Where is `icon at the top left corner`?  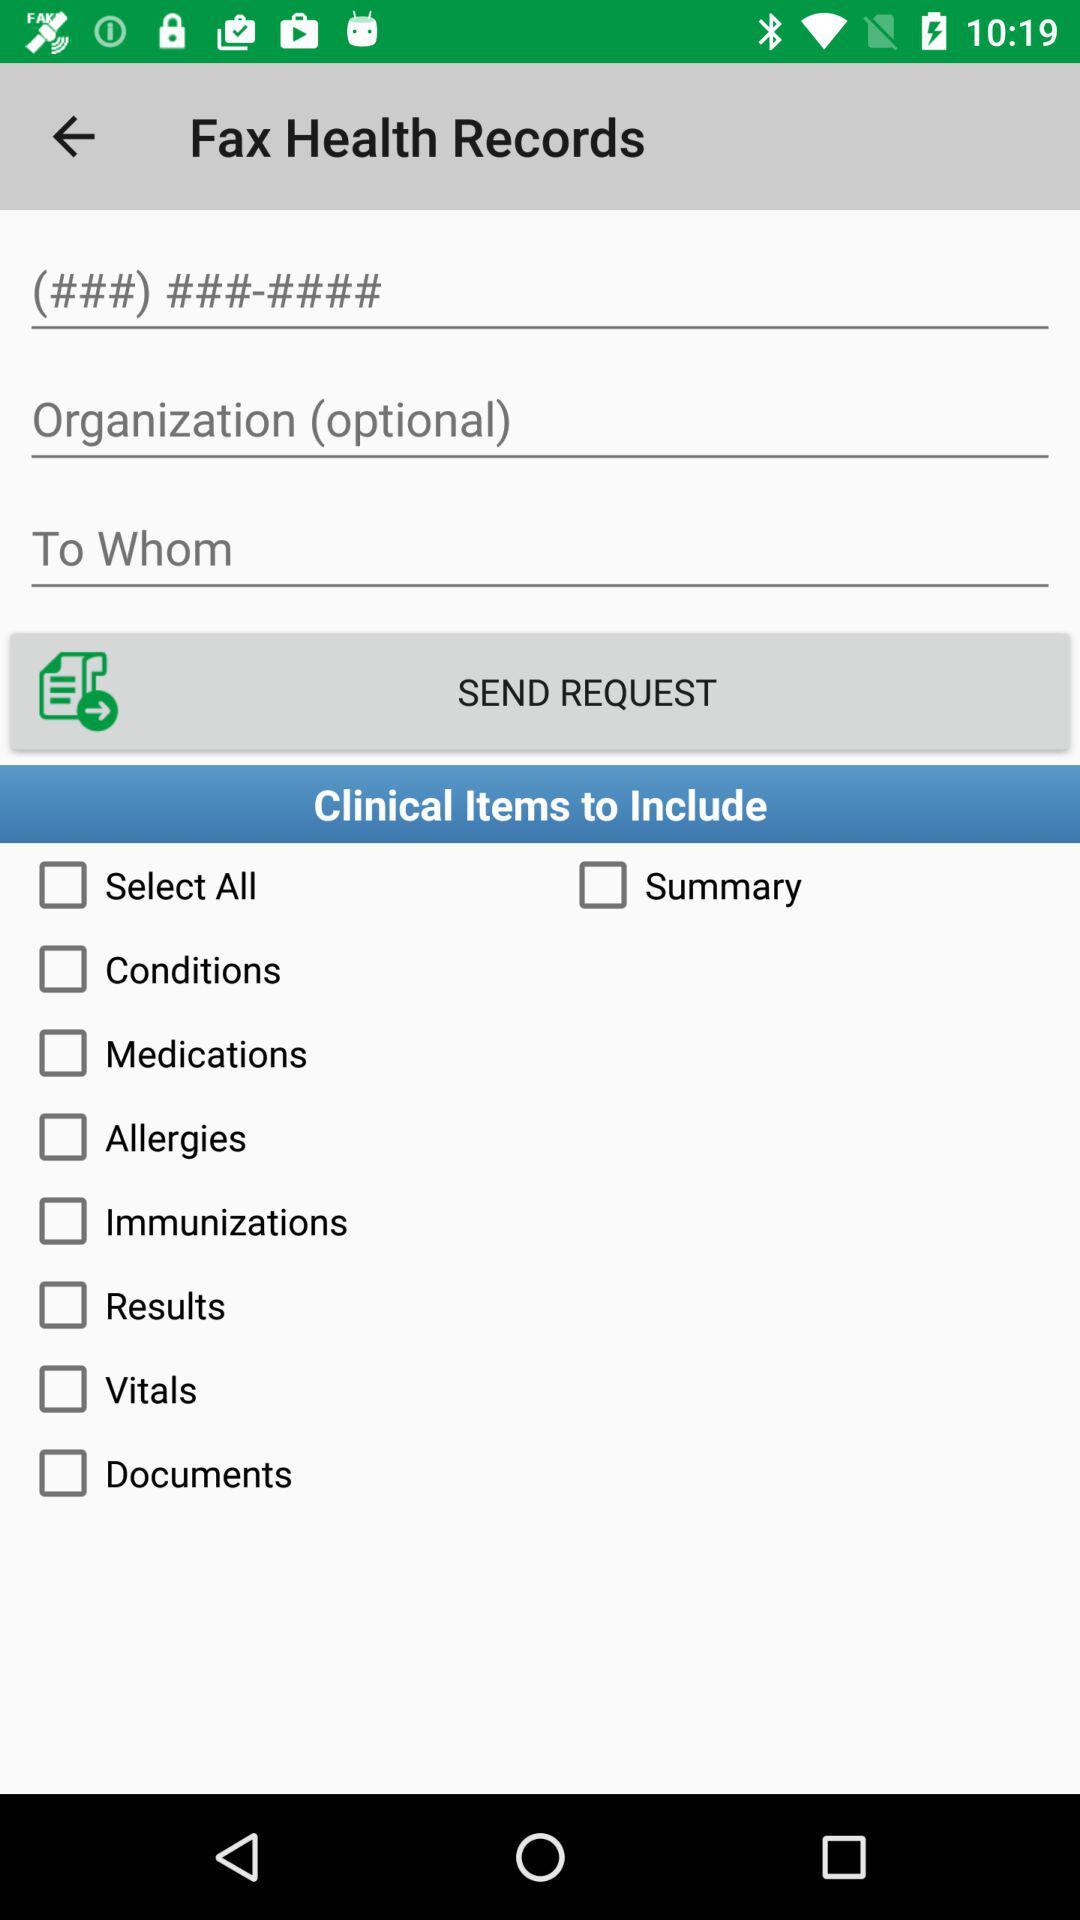 icon at the top left corner is located at coordinates (72, 135).